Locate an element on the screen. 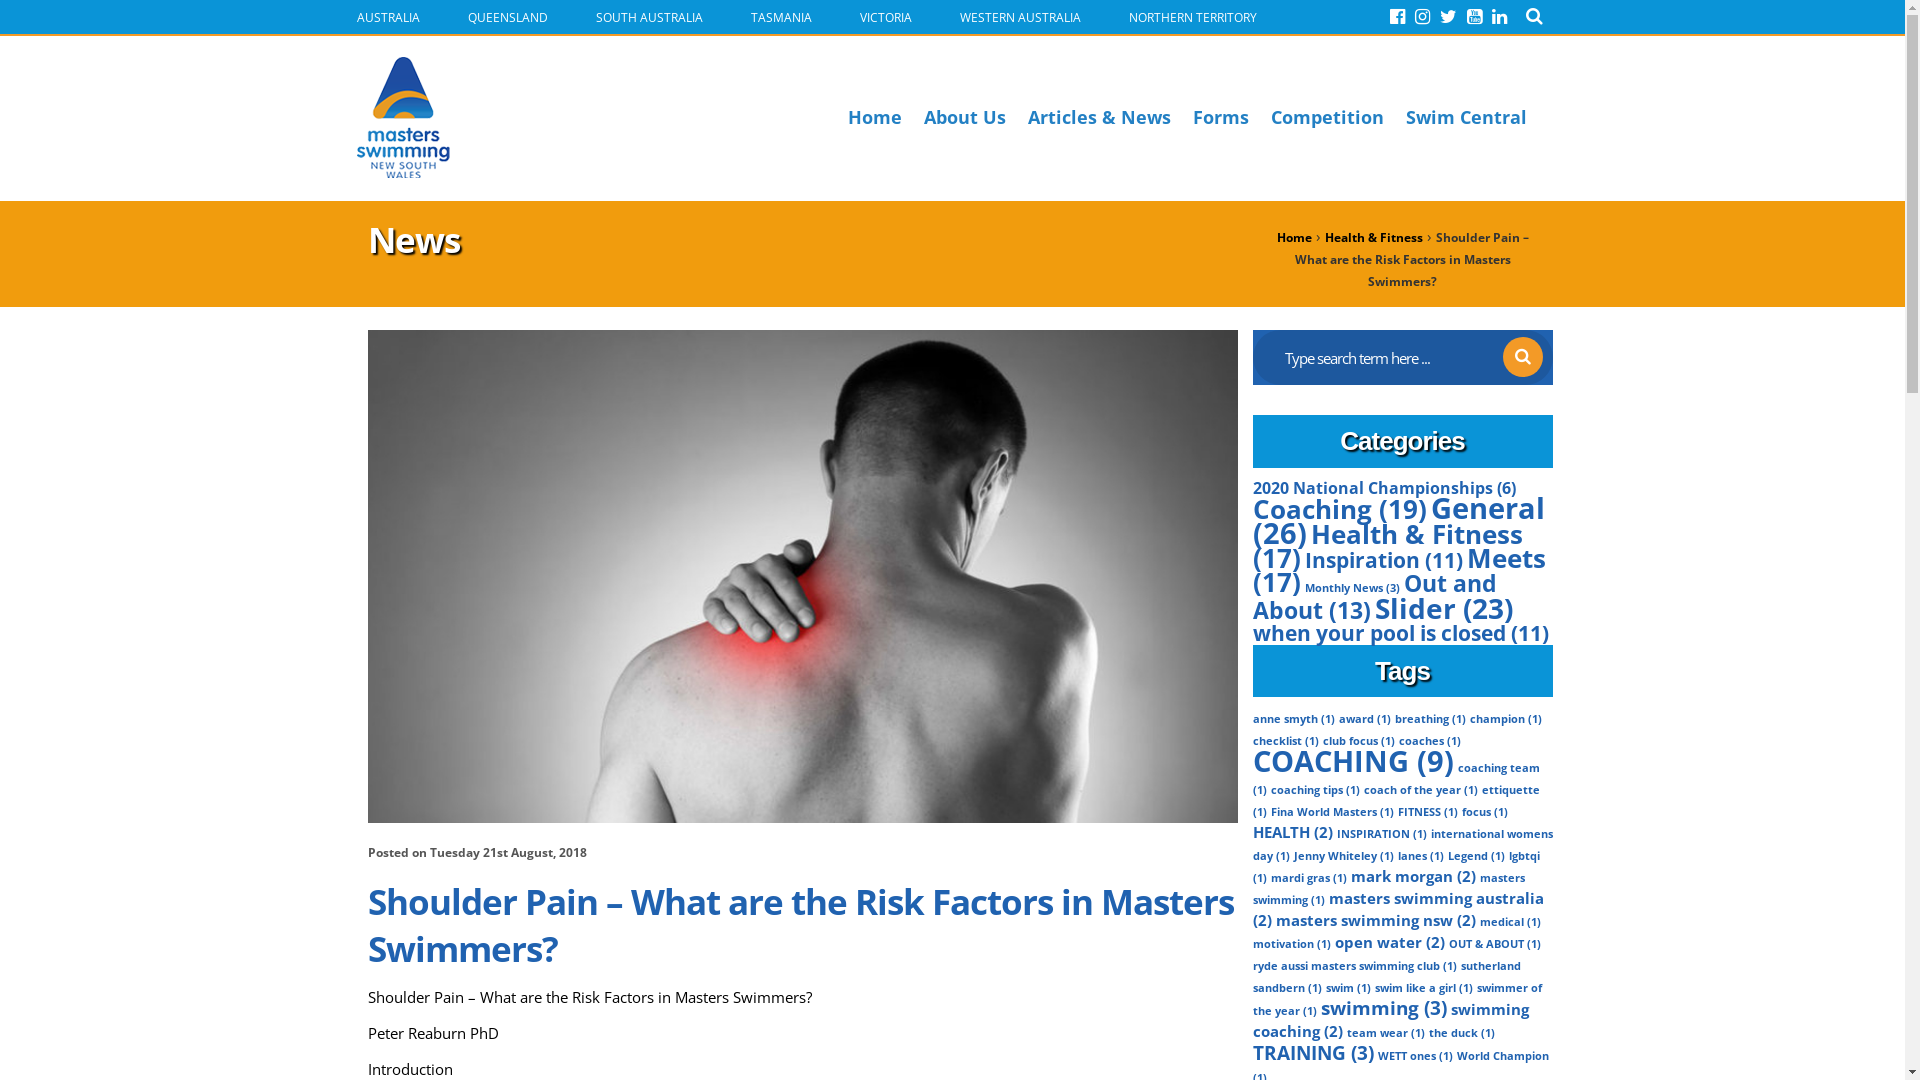  'when your pool is closed (11)' is located at coordinates (1399, 632).